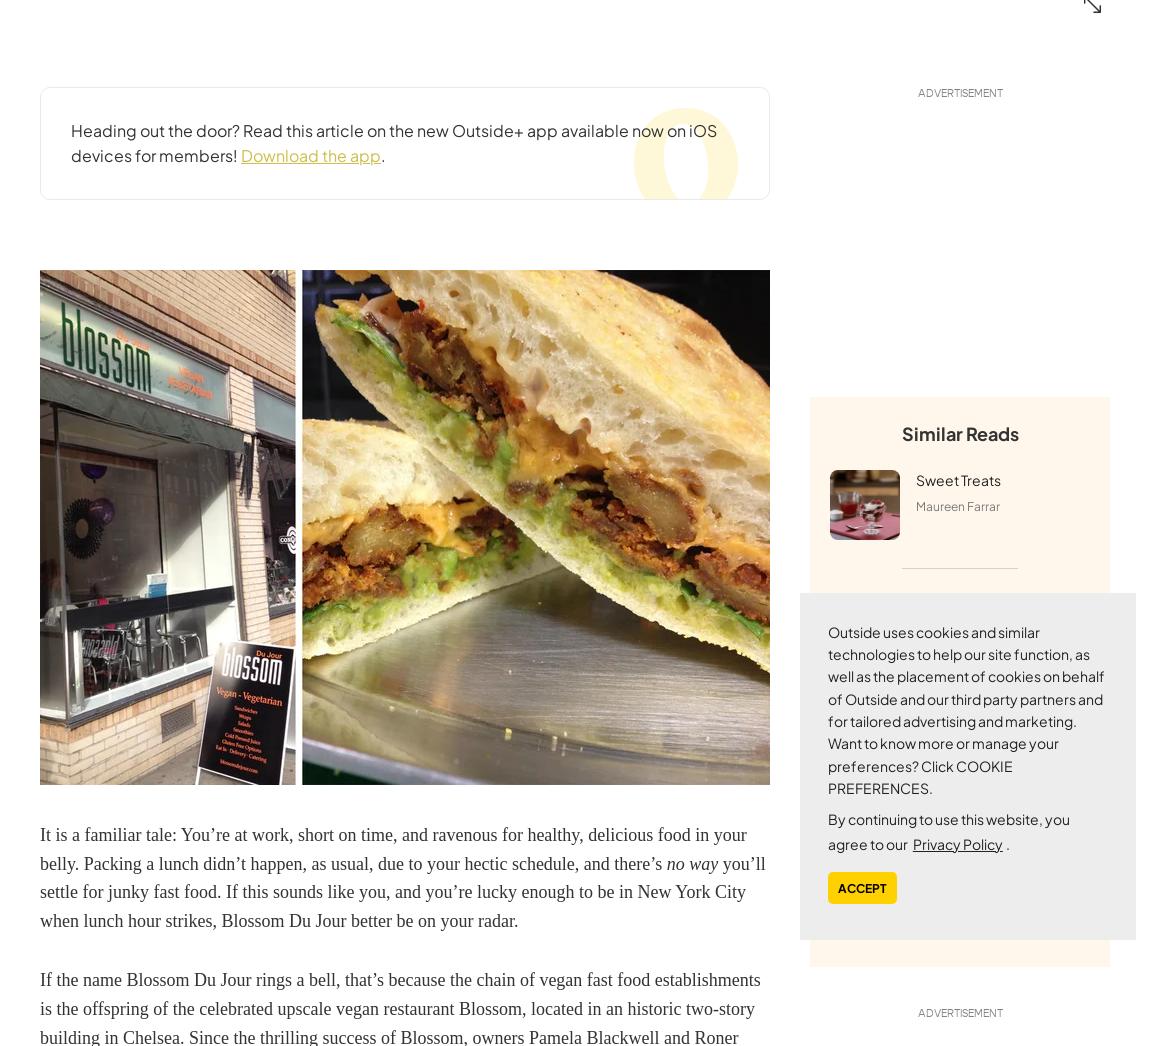  I want to click on 'Vegetarian Times Editors', so click(986, 672).